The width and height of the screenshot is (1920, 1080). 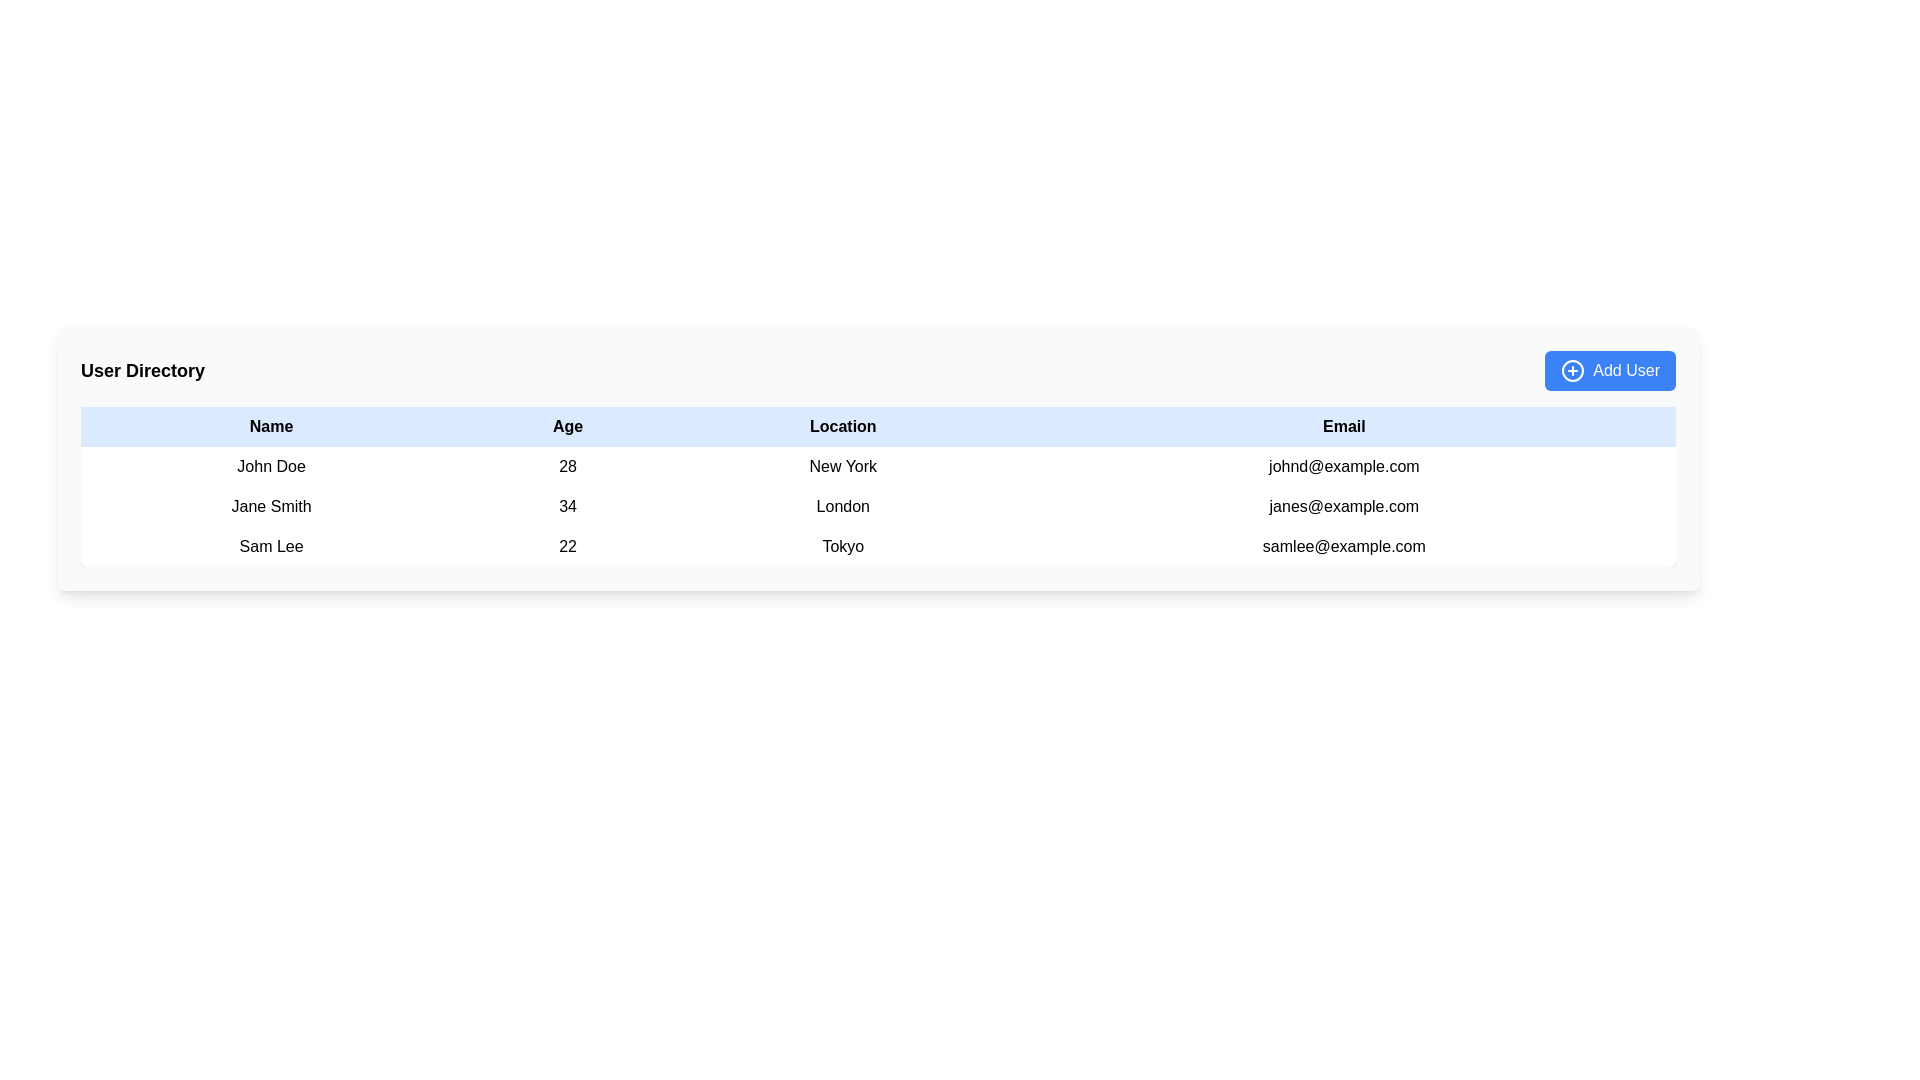 What do you see at coordinates (1344, 505) in the screenshot?
I see `the email contact text element for user Jane Smith, located in the fourth column of the second row of the table, under the header 'Email'` at bounding box center [1344, 505].